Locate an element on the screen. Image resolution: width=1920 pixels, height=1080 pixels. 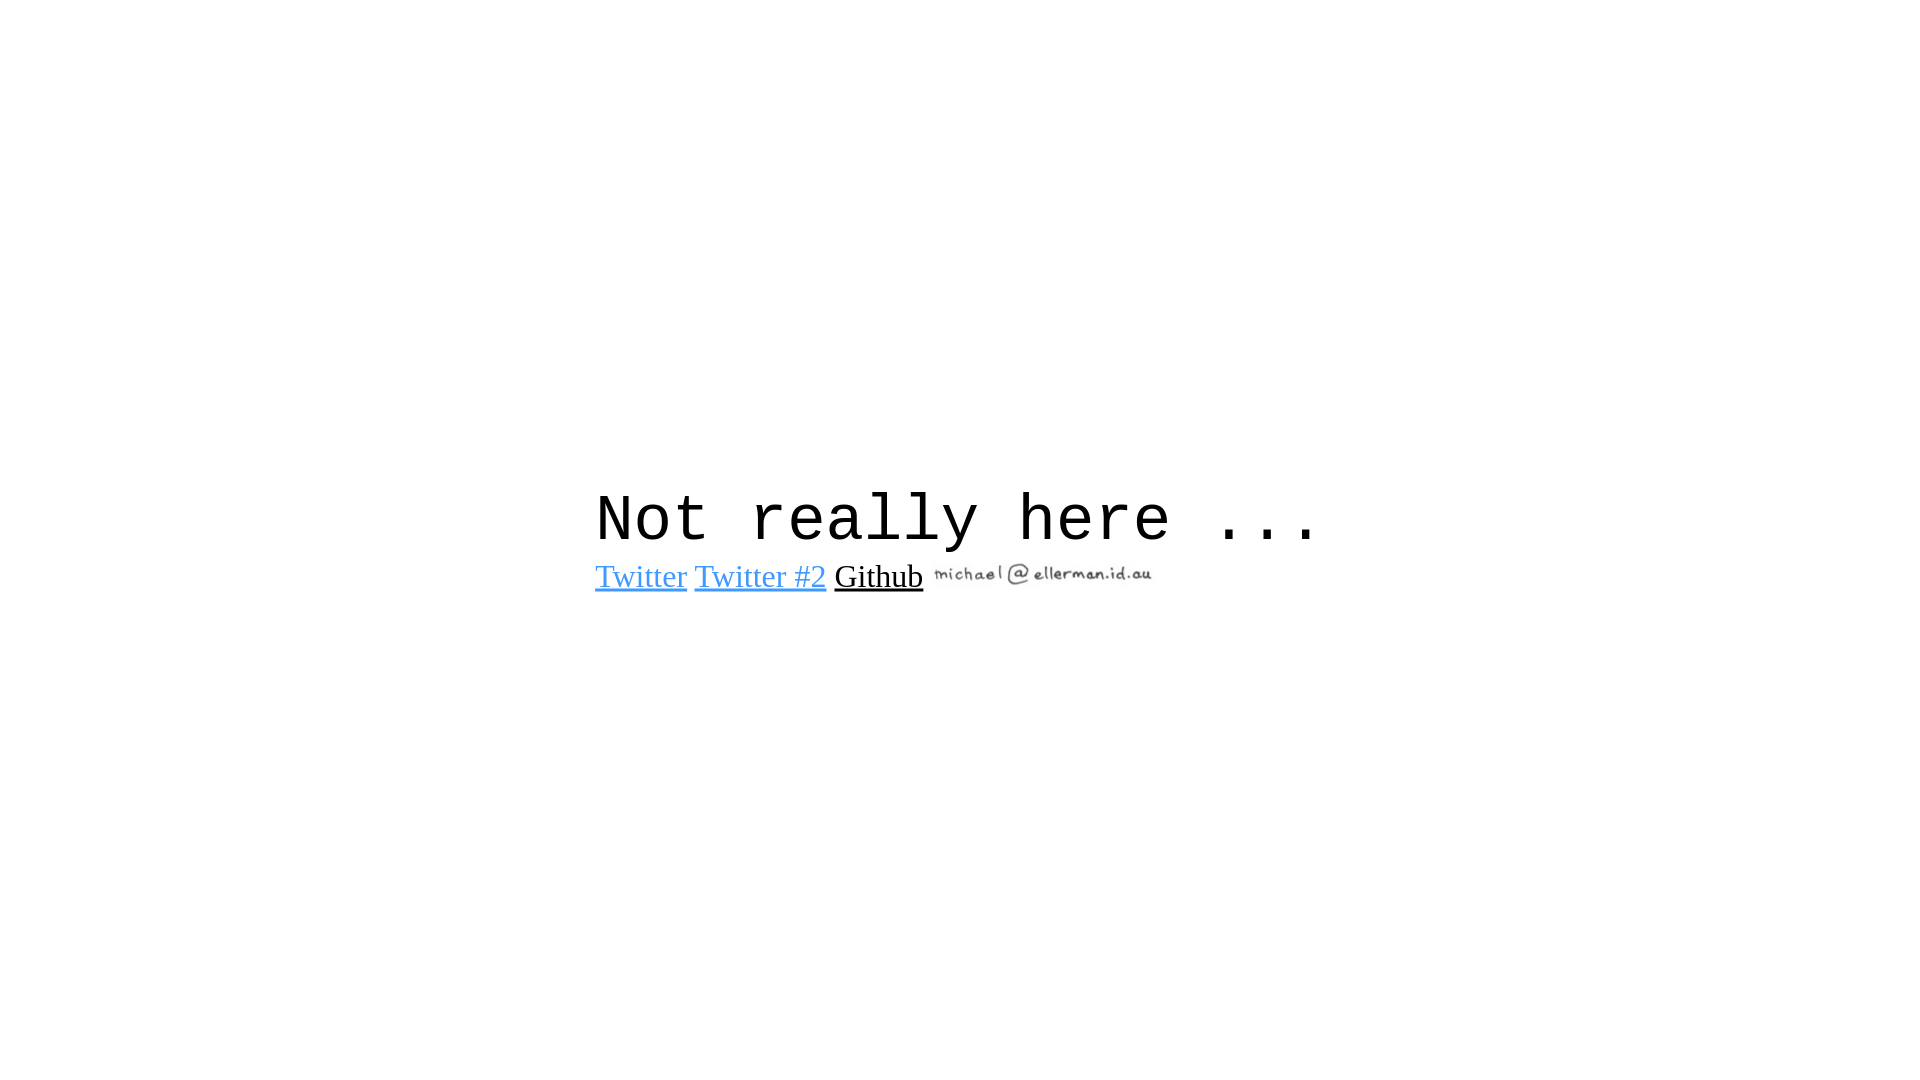
'Twitter' is located at coordinates (641, 575).